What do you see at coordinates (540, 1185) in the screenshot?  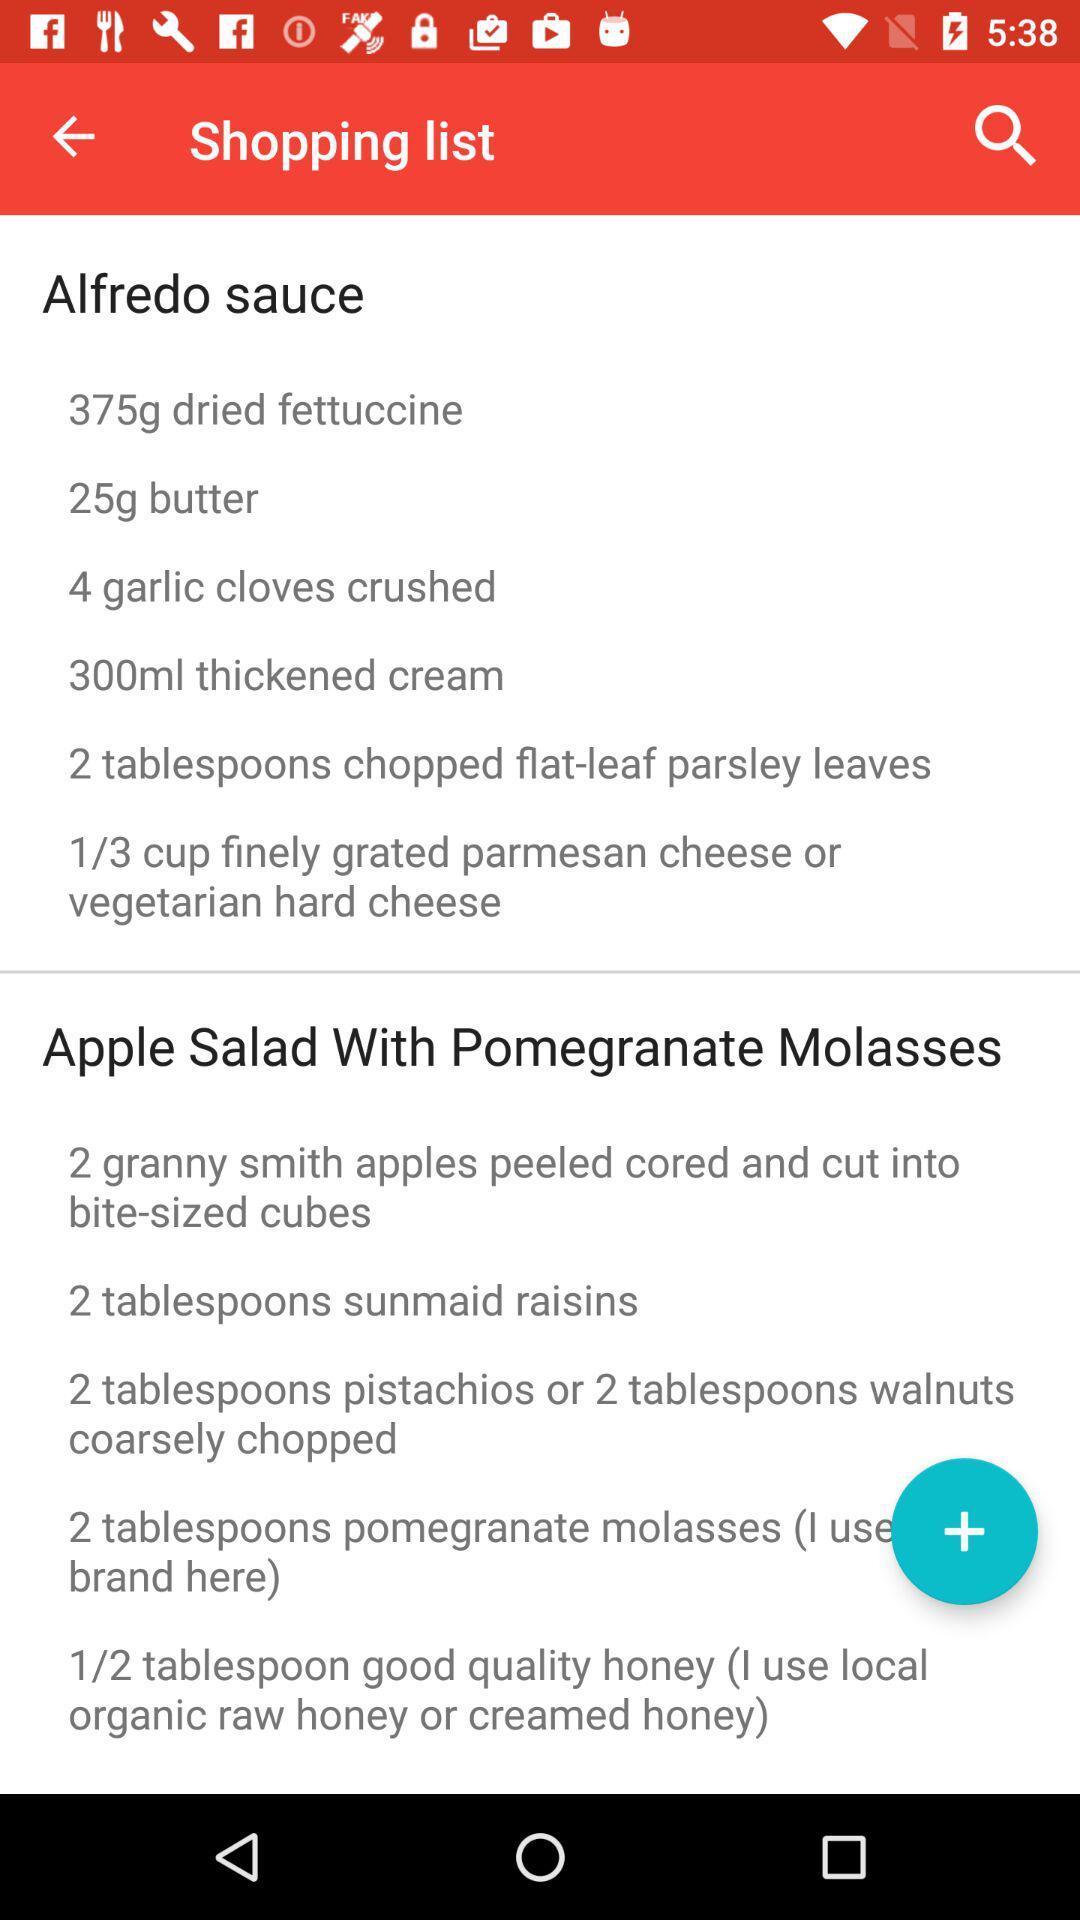 I see `item above 2 tablespoons sunmaid icon` at bounding box center [540, 1185].